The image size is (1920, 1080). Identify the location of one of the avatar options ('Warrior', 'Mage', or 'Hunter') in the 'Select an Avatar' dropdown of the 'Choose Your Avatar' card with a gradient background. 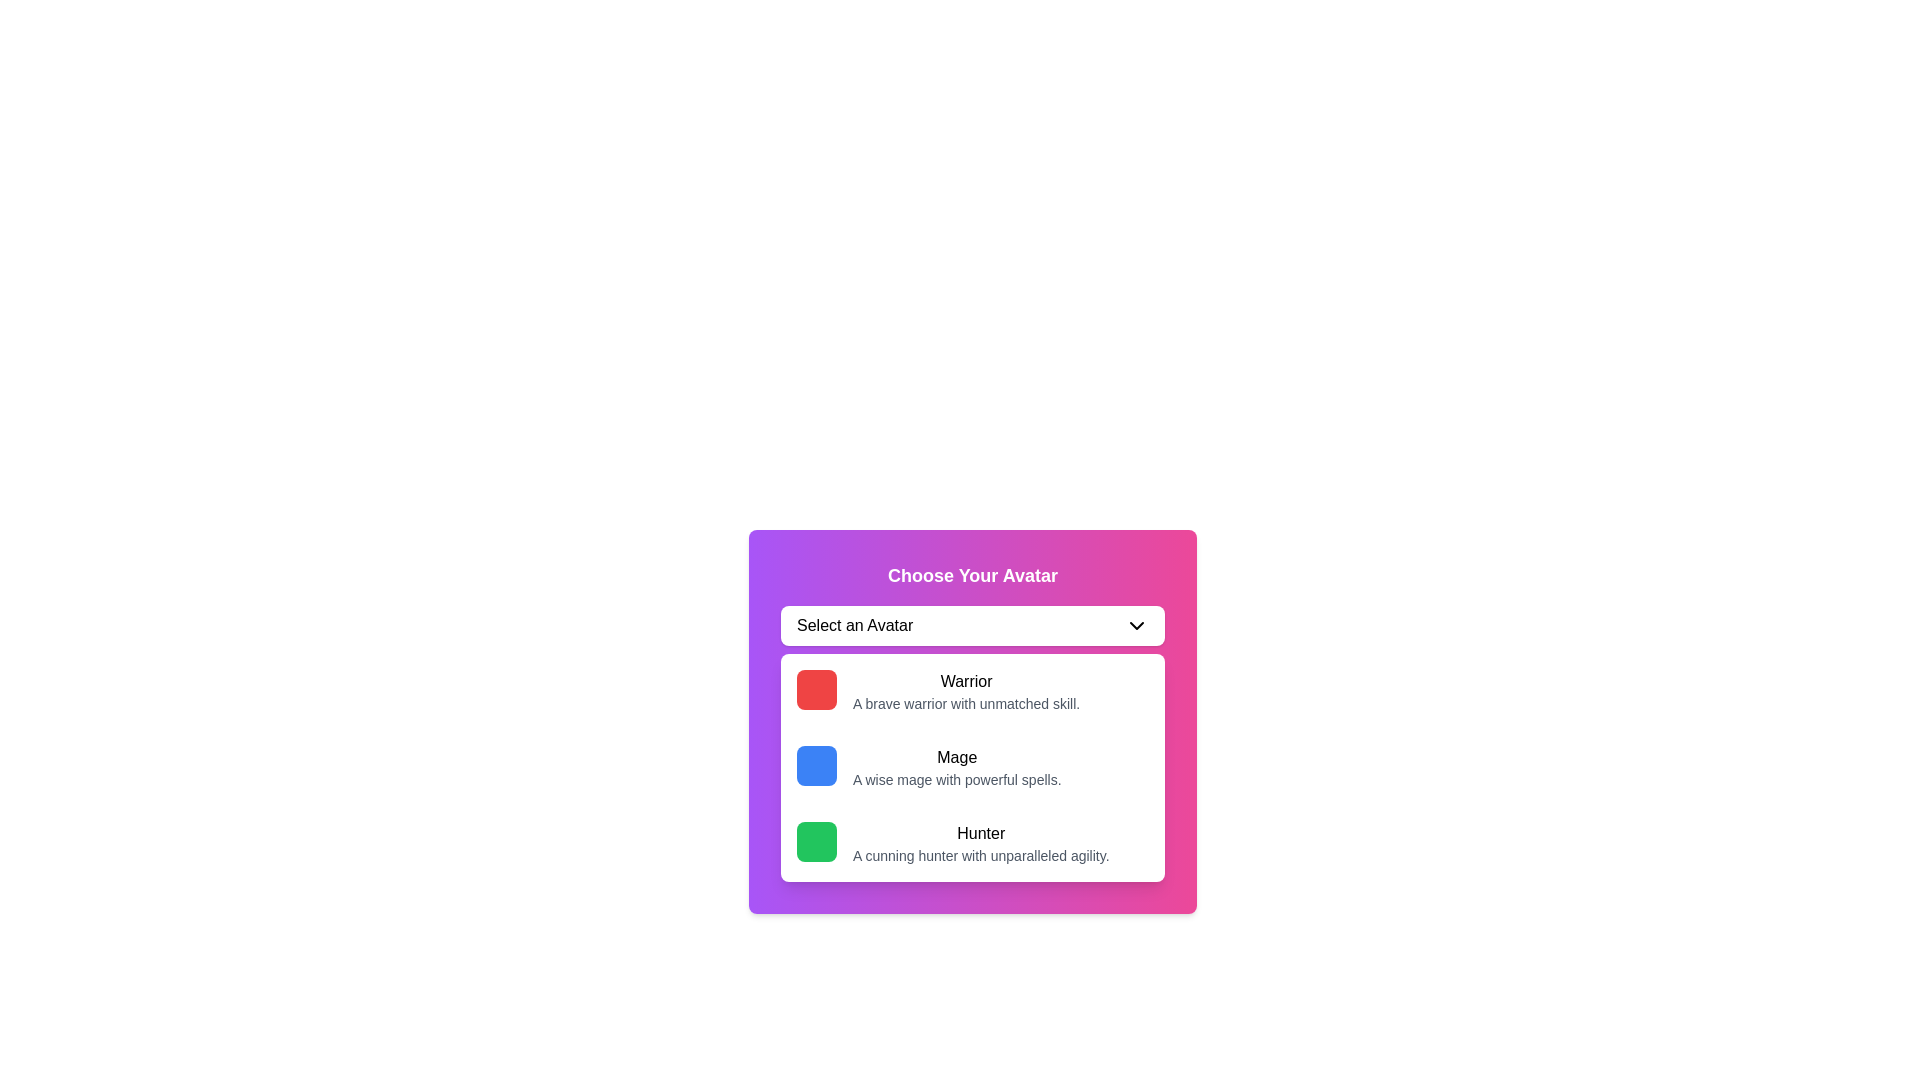
(973, 721).